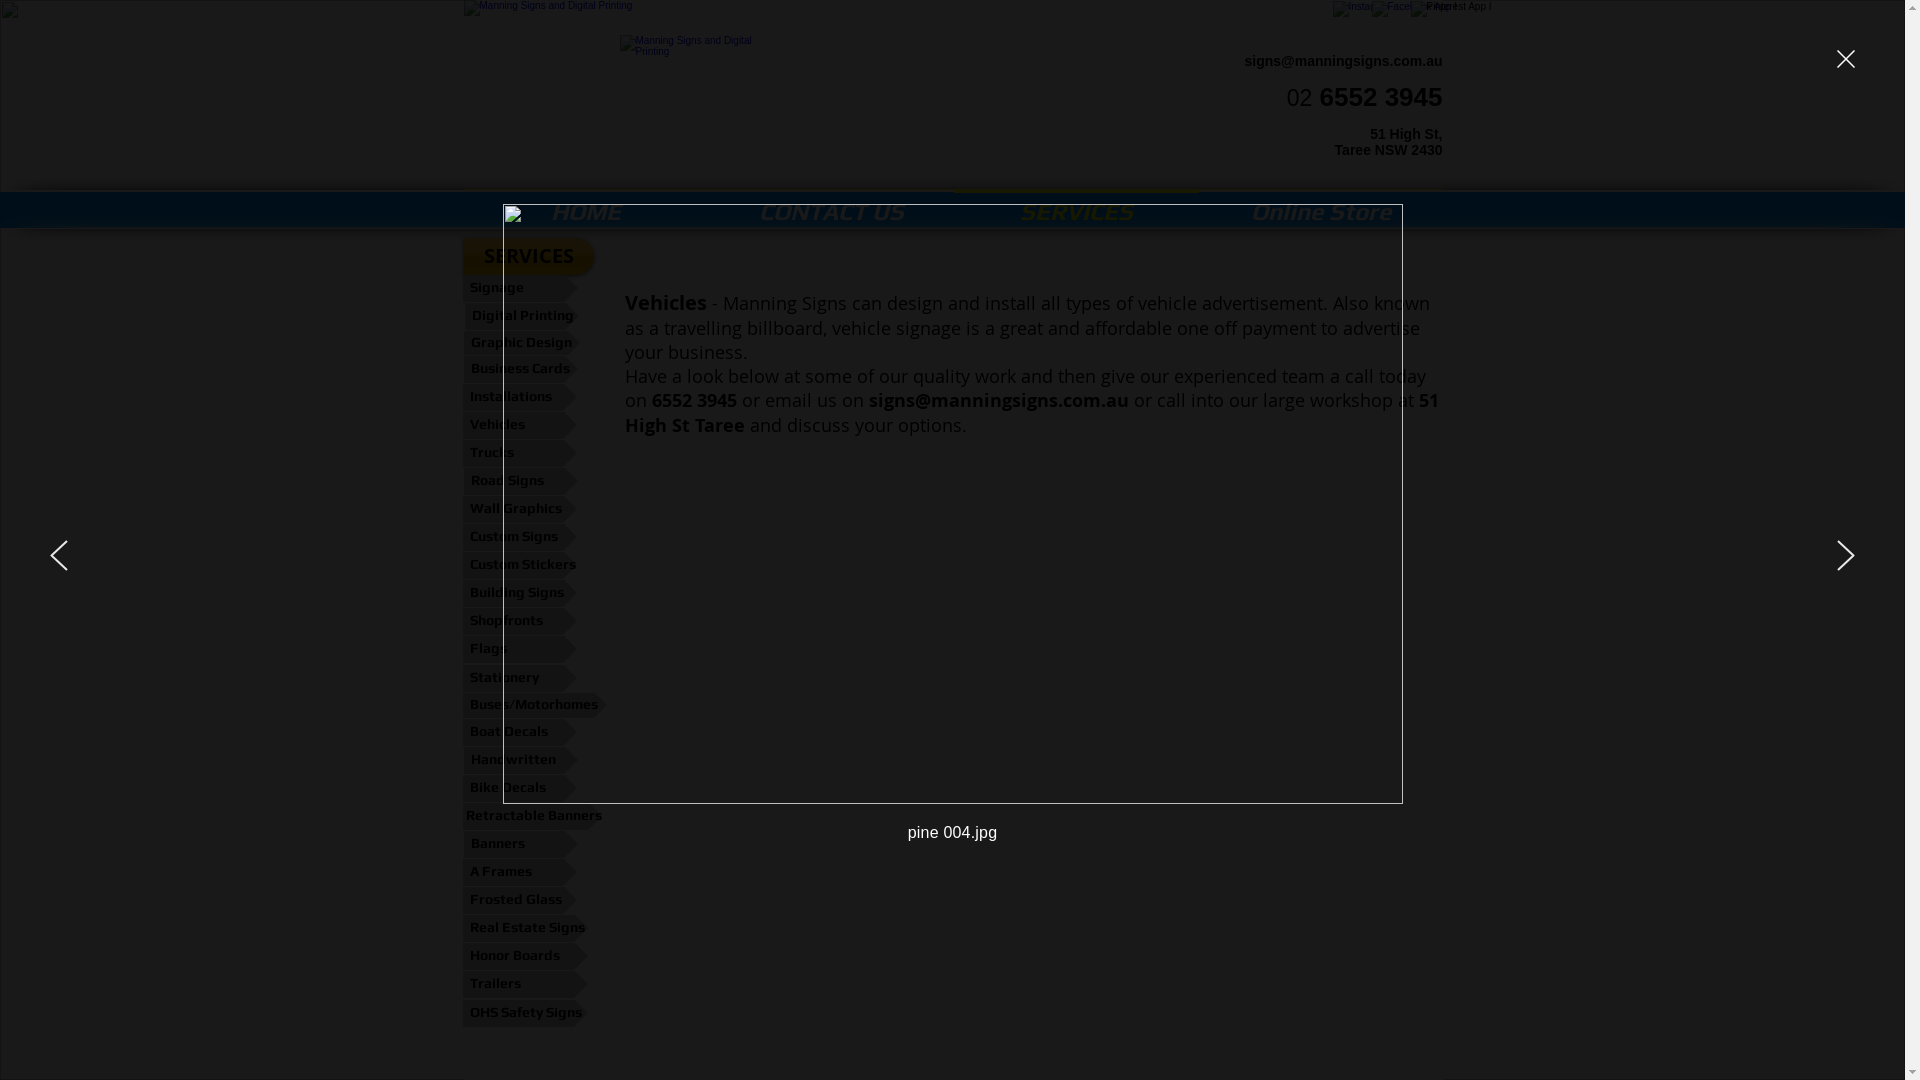 The width and height of the screenshot is (1920, 1080). I want to click on 'Custom Stickers', so click(460, 565).